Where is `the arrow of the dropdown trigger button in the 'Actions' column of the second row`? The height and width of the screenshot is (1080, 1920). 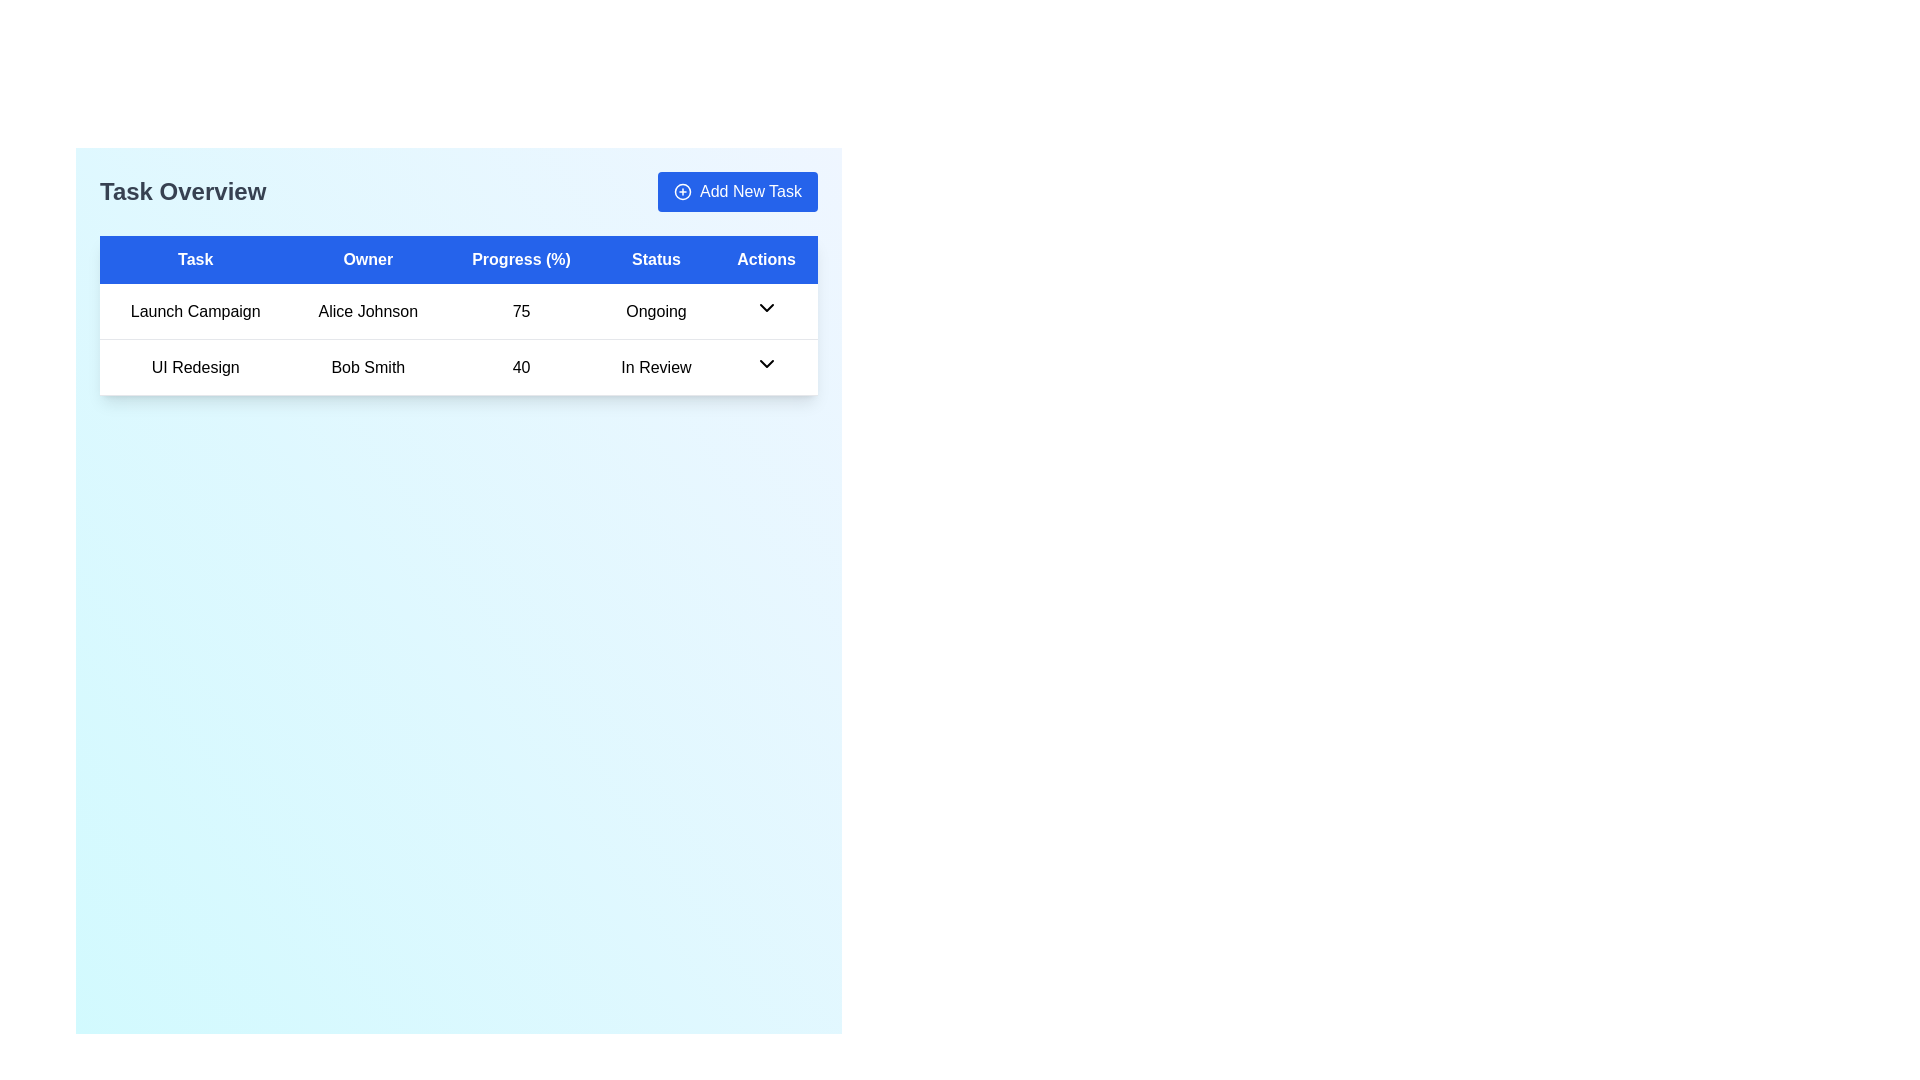
the arrow of the dropdown trigger button in the 'Actions' column of the second row is located at coordinates (765, 367).